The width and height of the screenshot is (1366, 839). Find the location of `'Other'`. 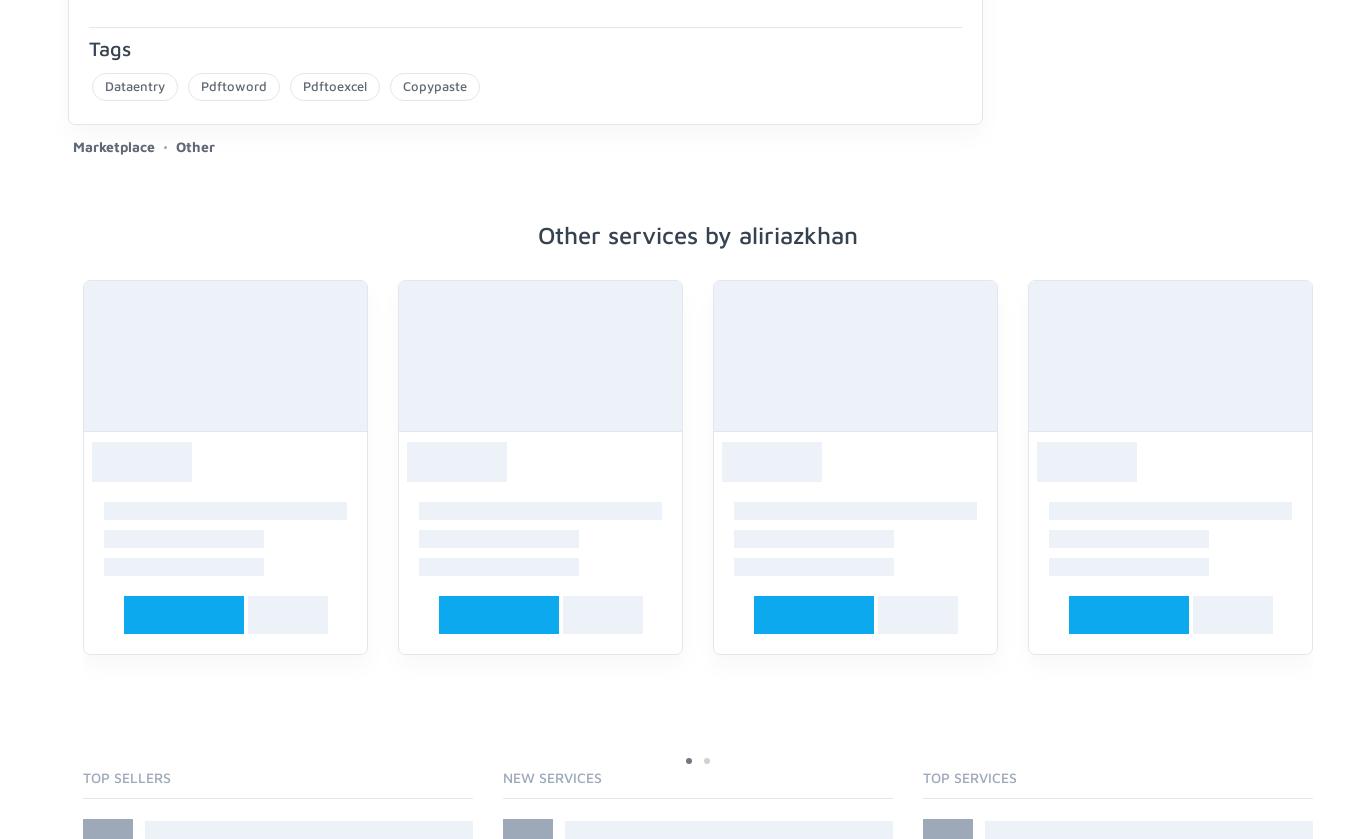

'Other' is located at coordinates (194, 145).